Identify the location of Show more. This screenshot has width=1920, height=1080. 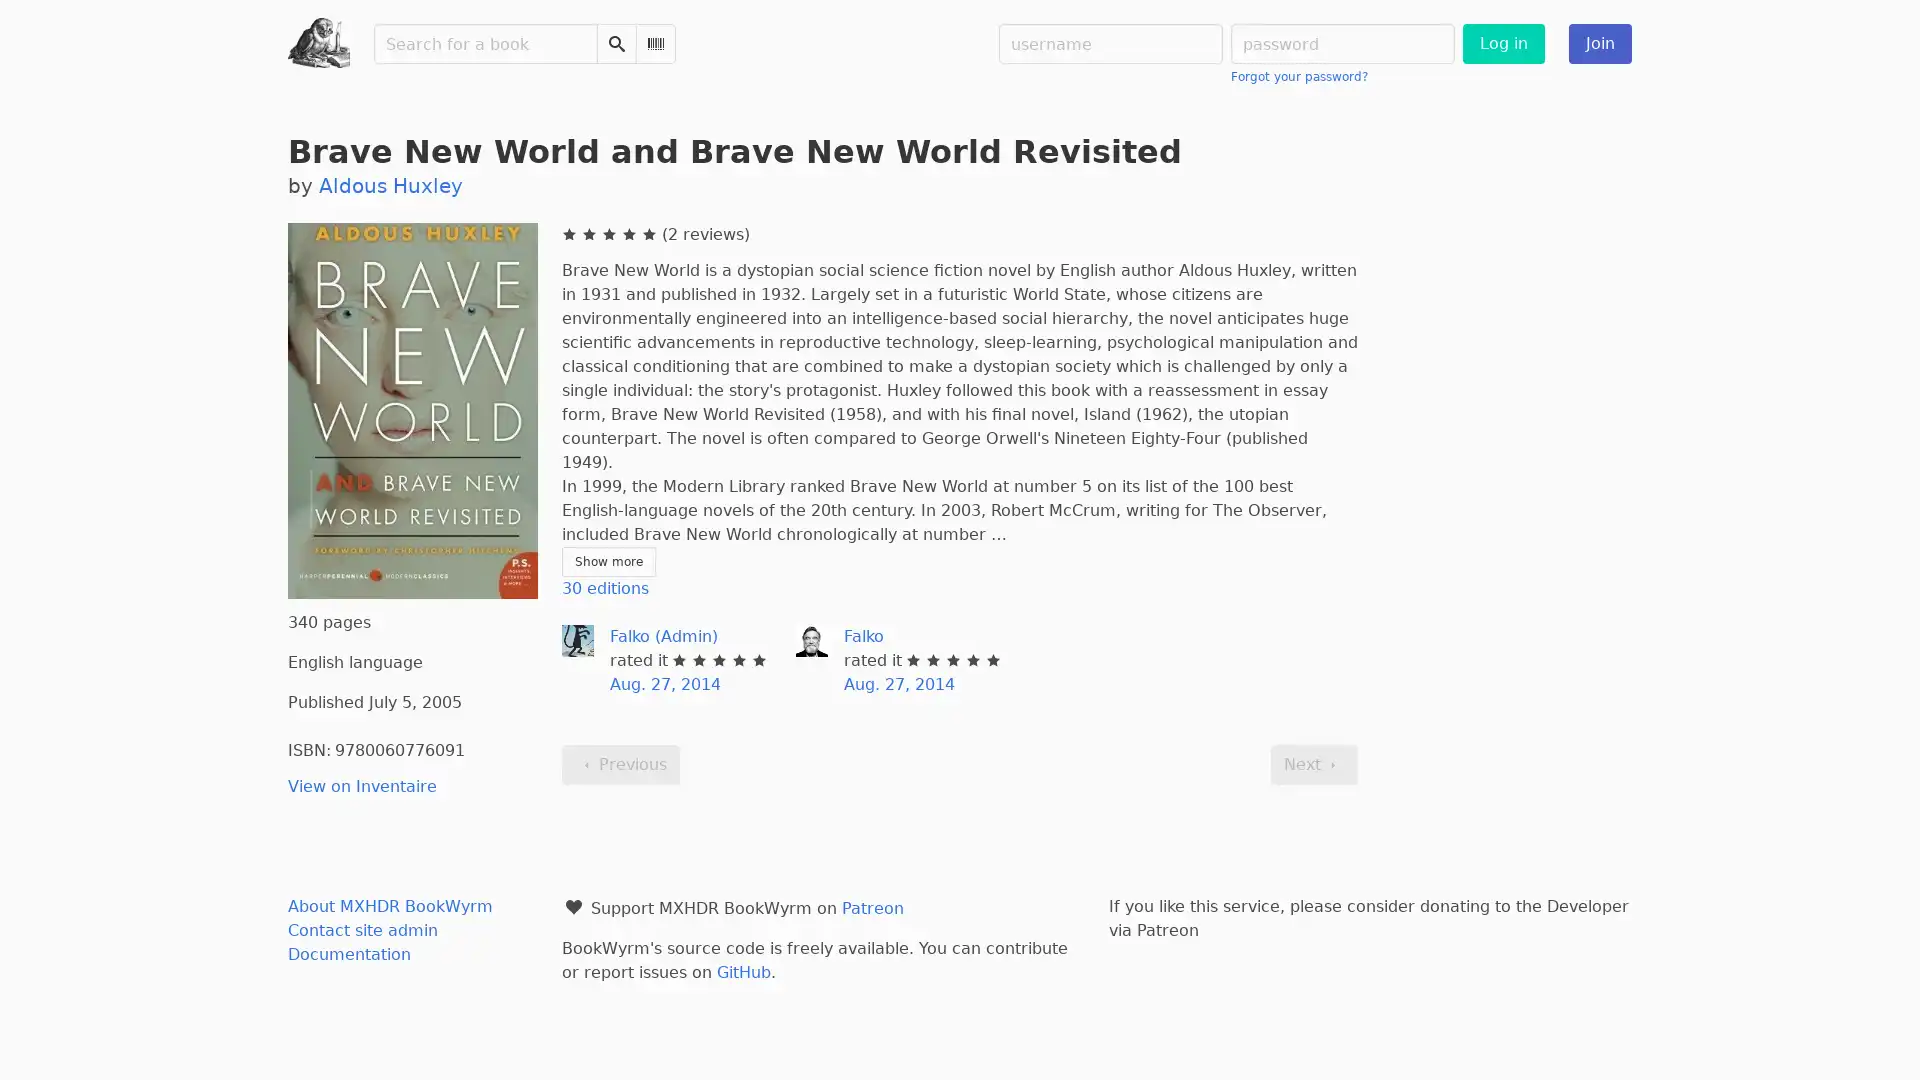
(607, 562).